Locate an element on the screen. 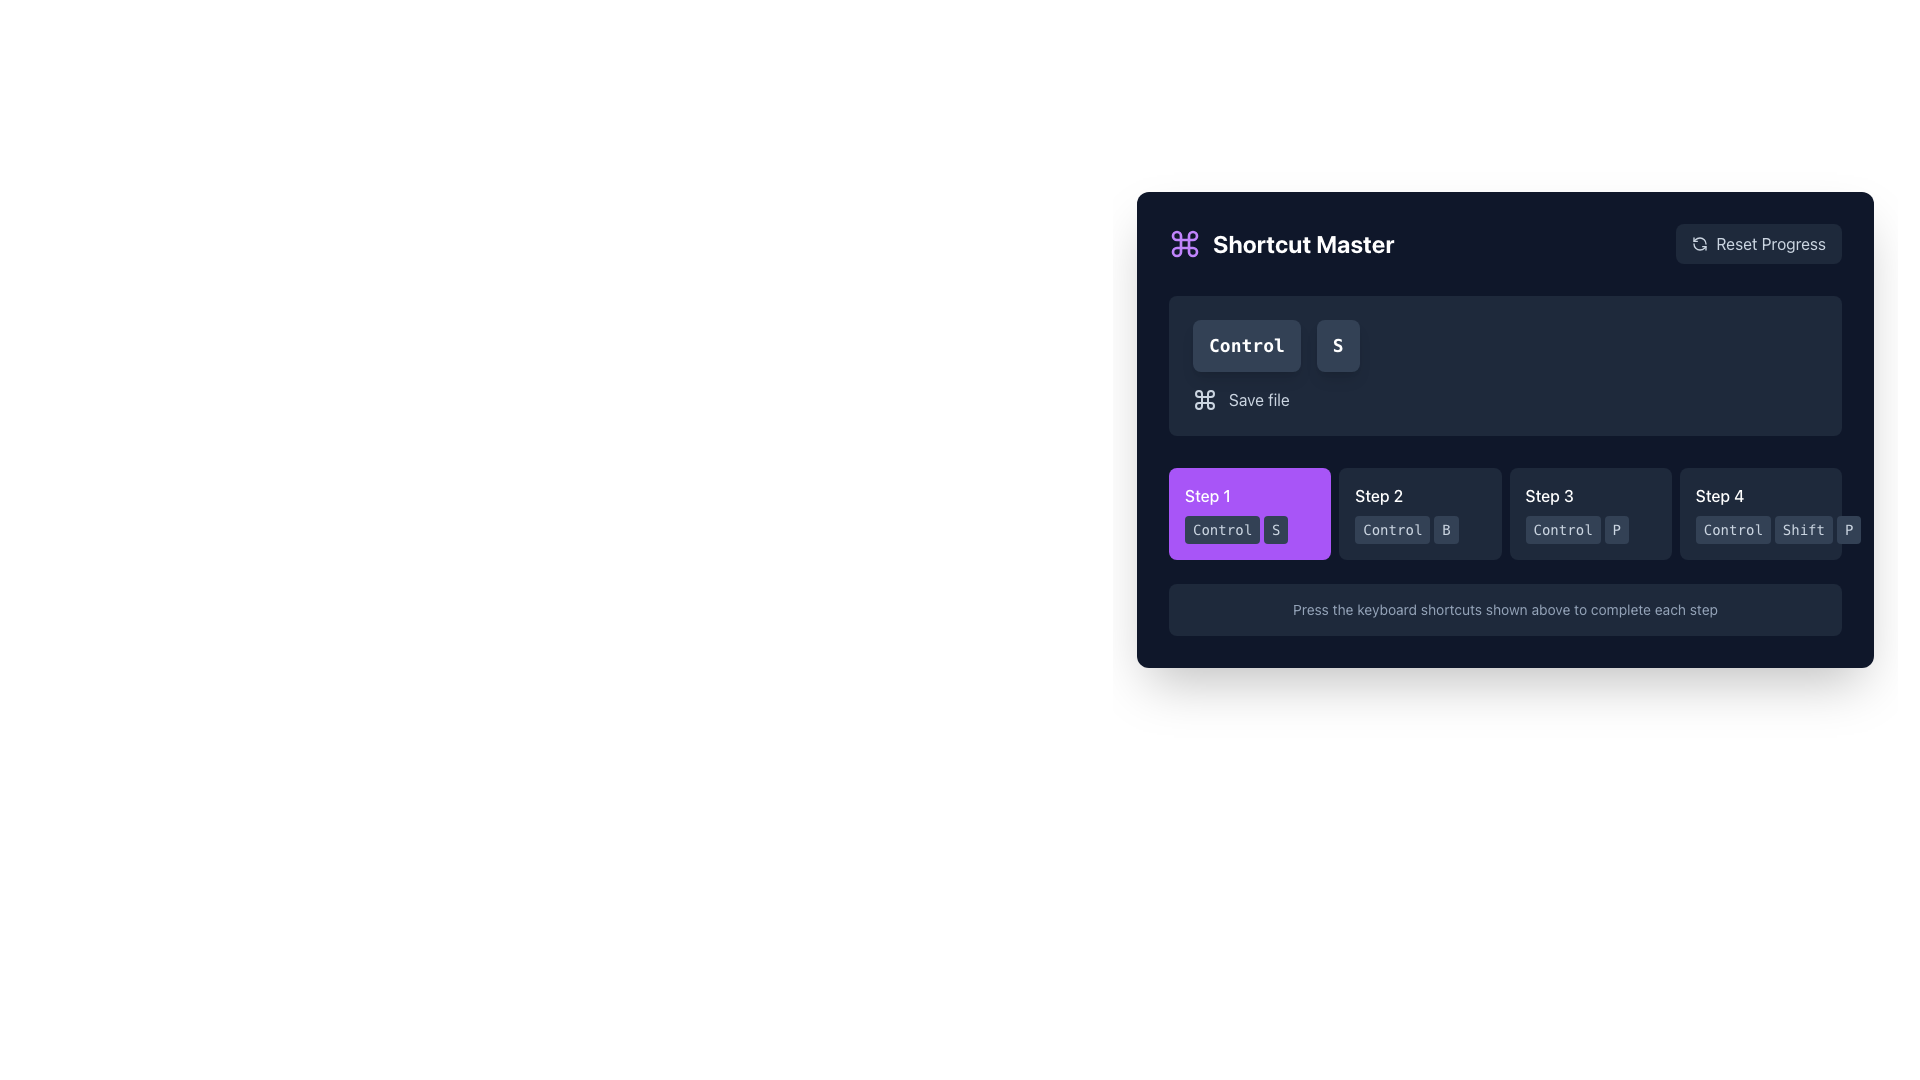 The image size is (1920, 1080). the small rectangular button with rounded corners, dark slate gray background, and light gray letter 'S' in the center is located at coordinates (1275, 528).